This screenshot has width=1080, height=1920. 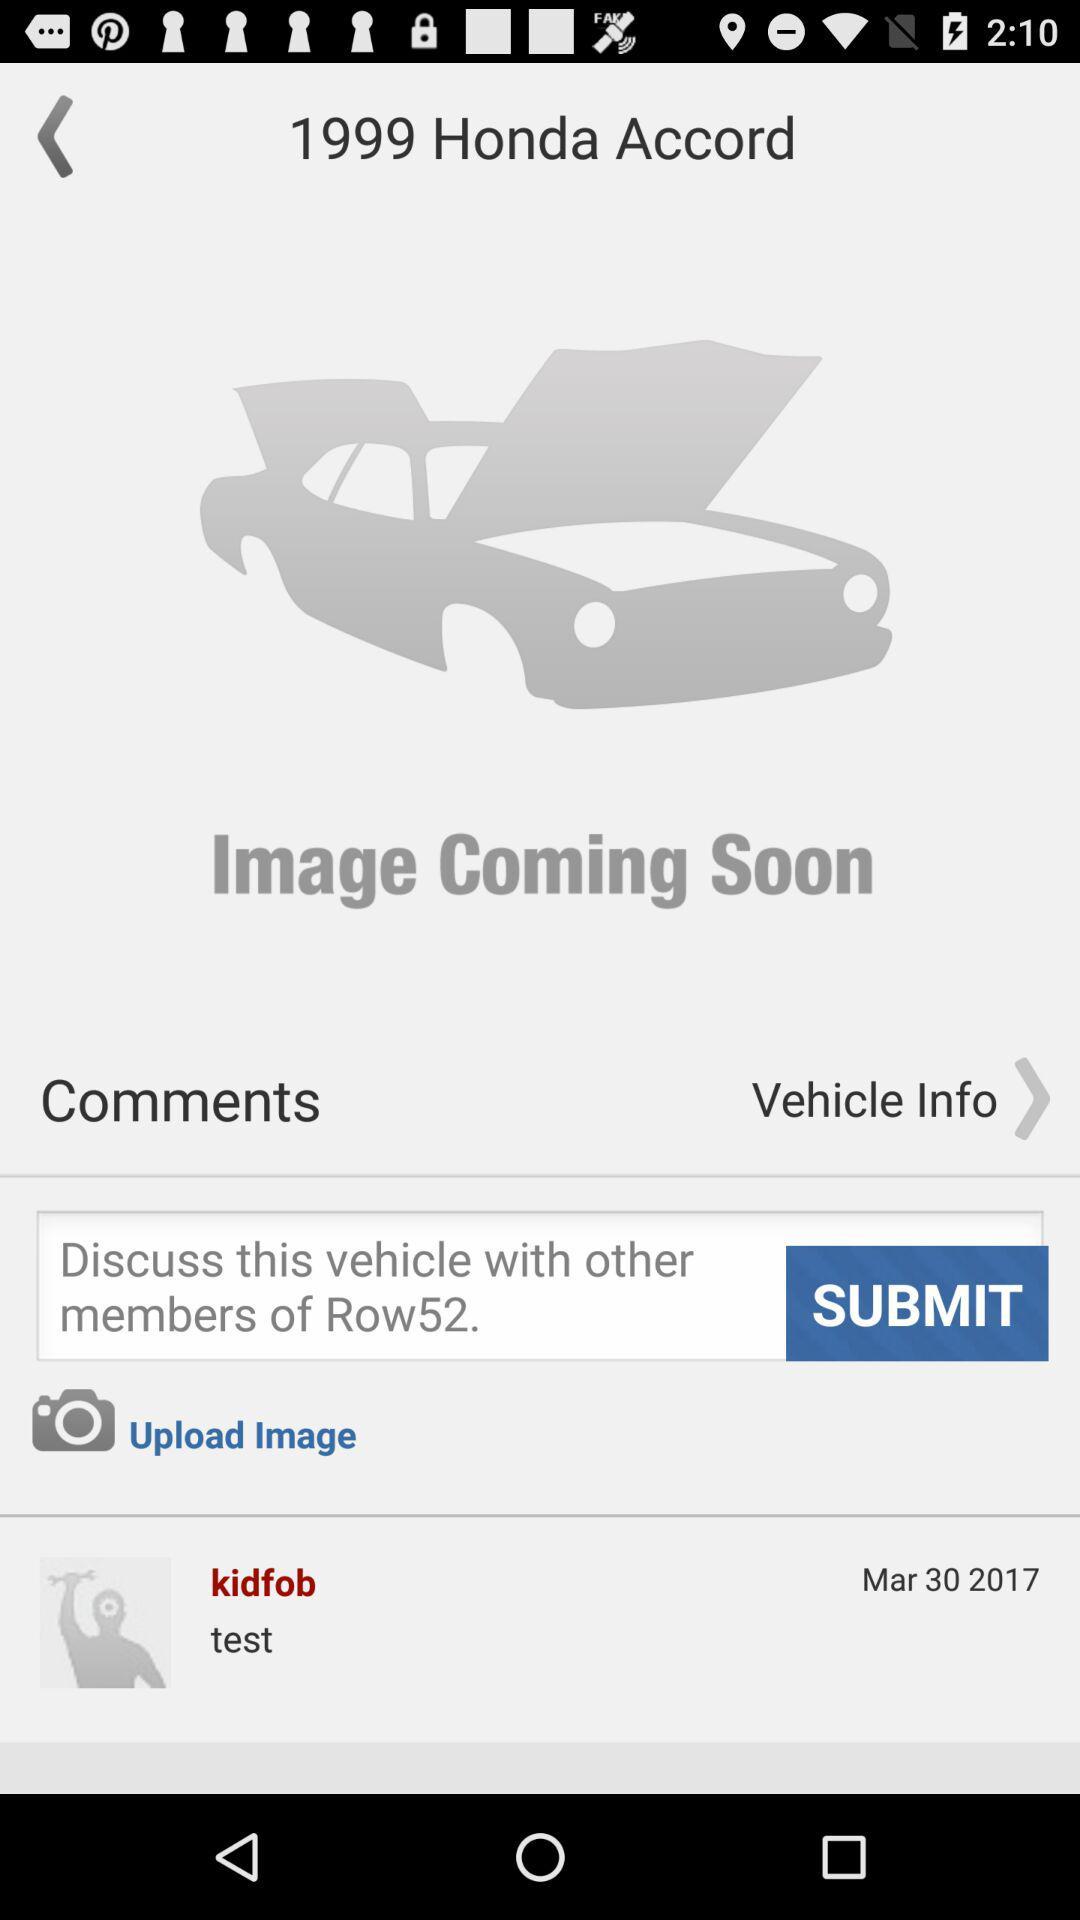 I want to click on click the icon to upload image, so click(x=72, y=1419).